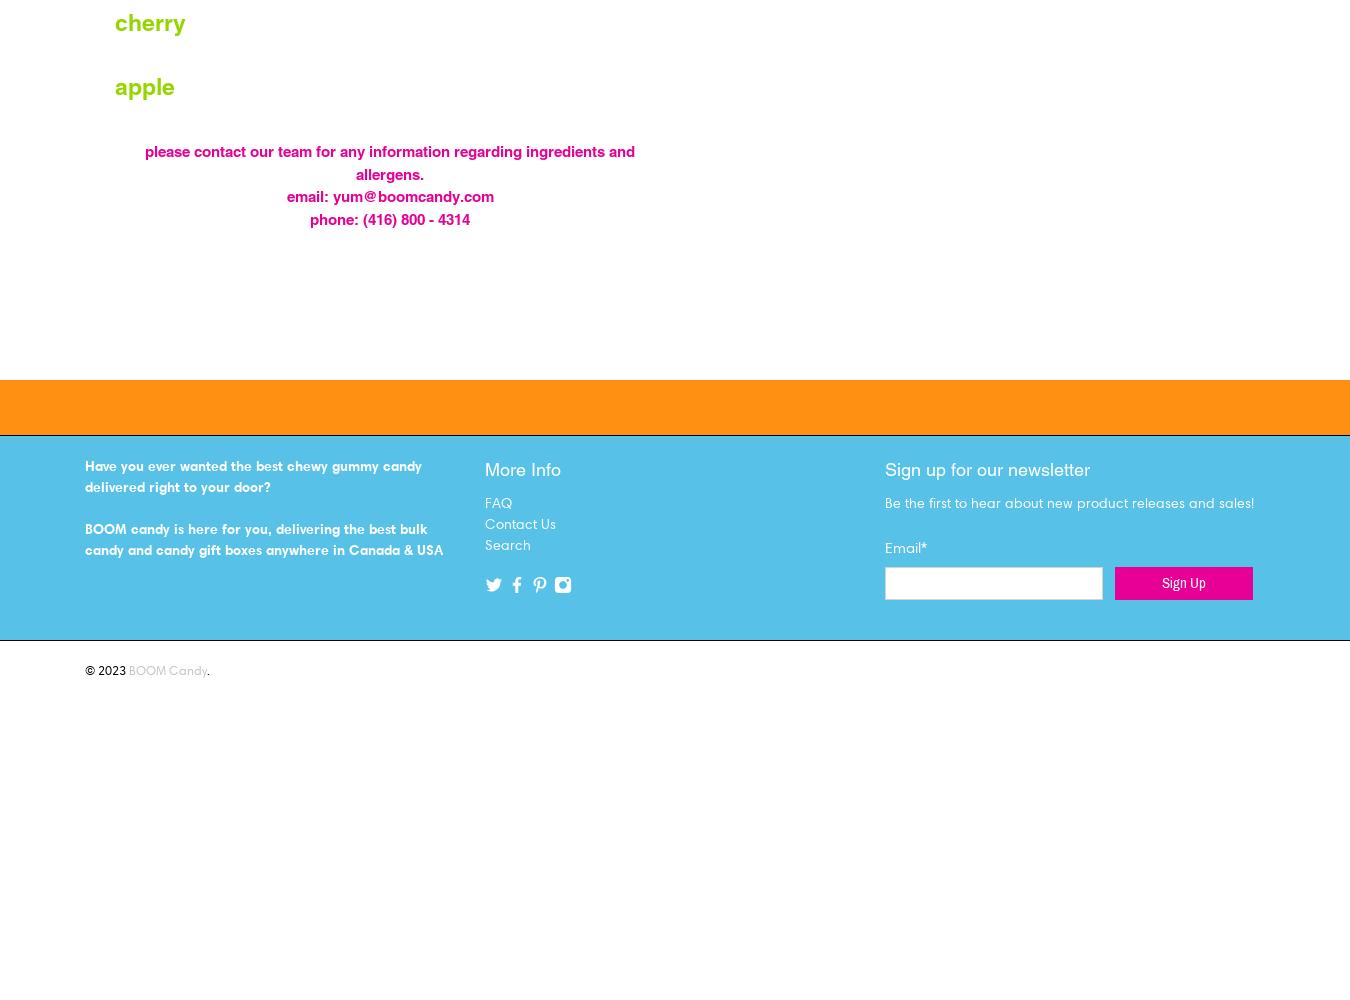  What do you see at coordinates (129, 670) in the screenshot?
I see `'BOOM Candy'` at bounding box center [129, 670].